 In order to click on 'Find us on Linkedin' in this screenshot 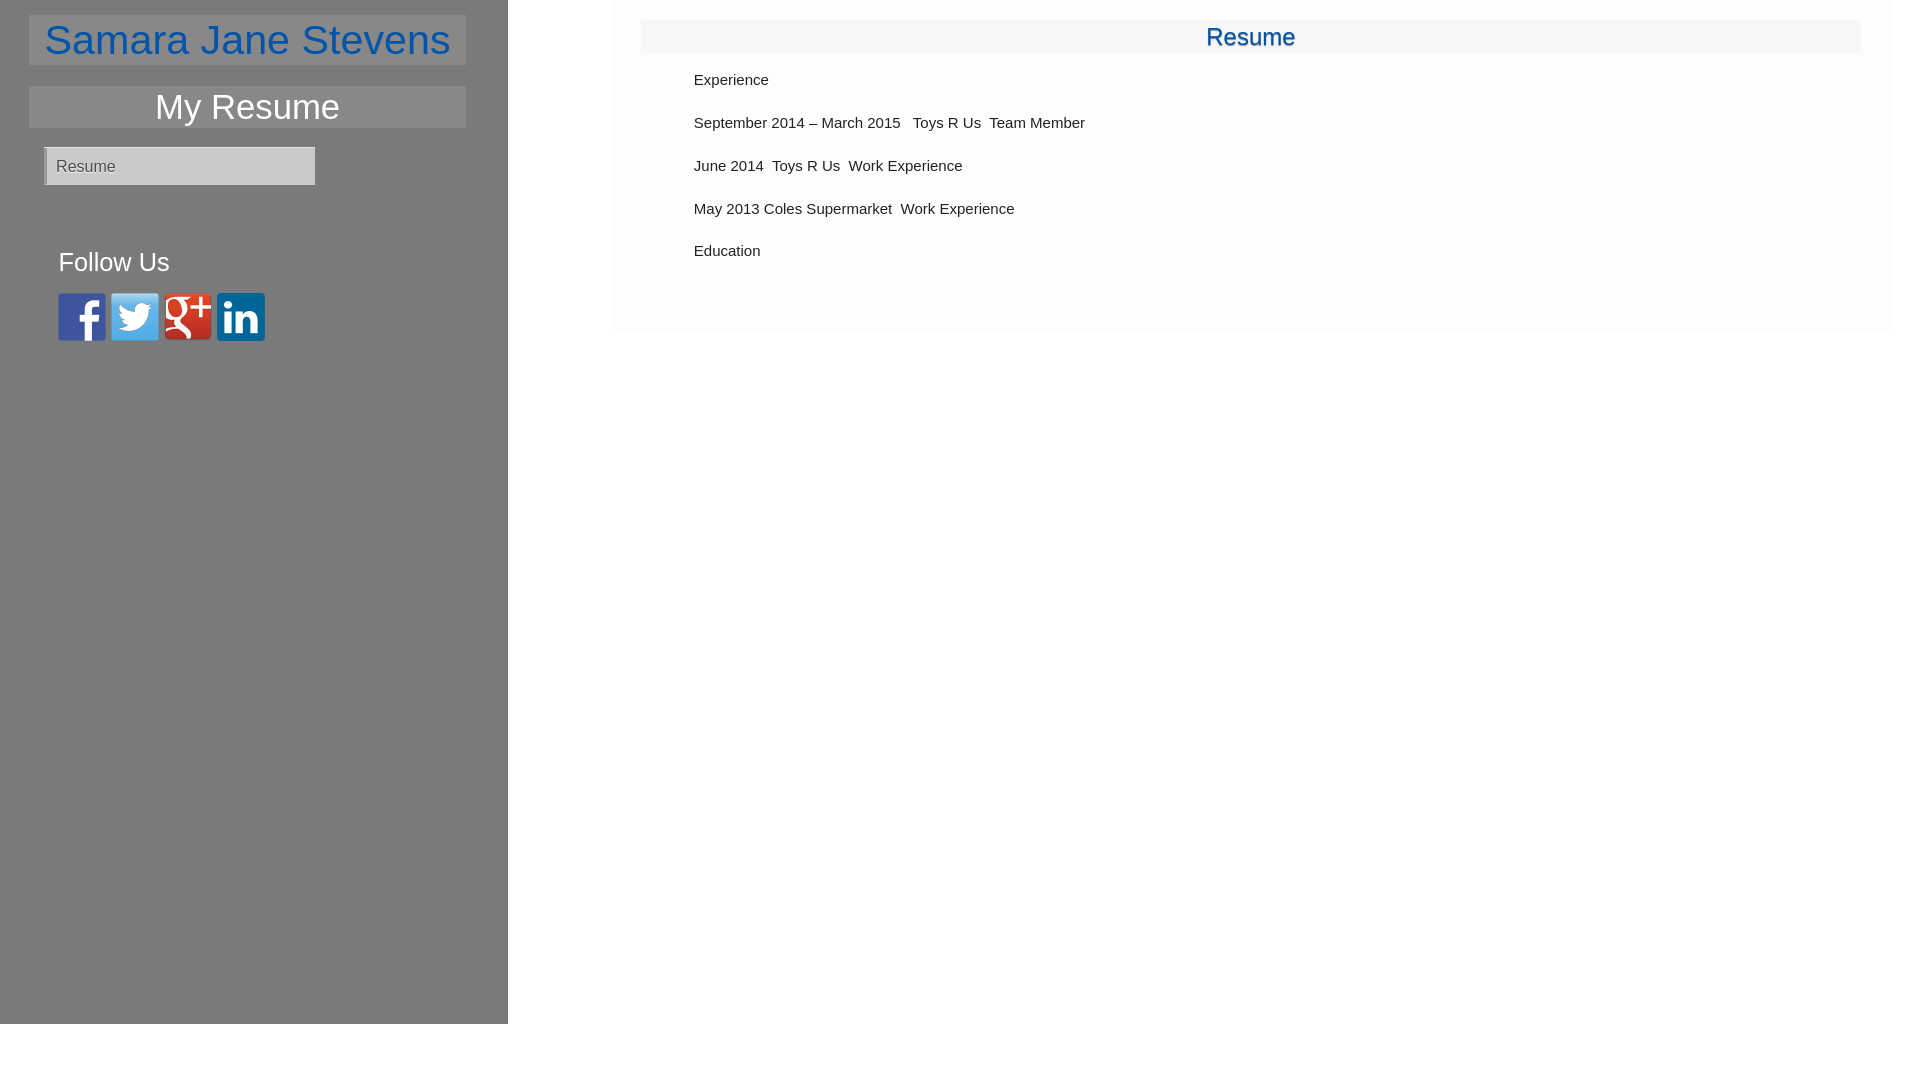, I will do `click(240, 315)`.